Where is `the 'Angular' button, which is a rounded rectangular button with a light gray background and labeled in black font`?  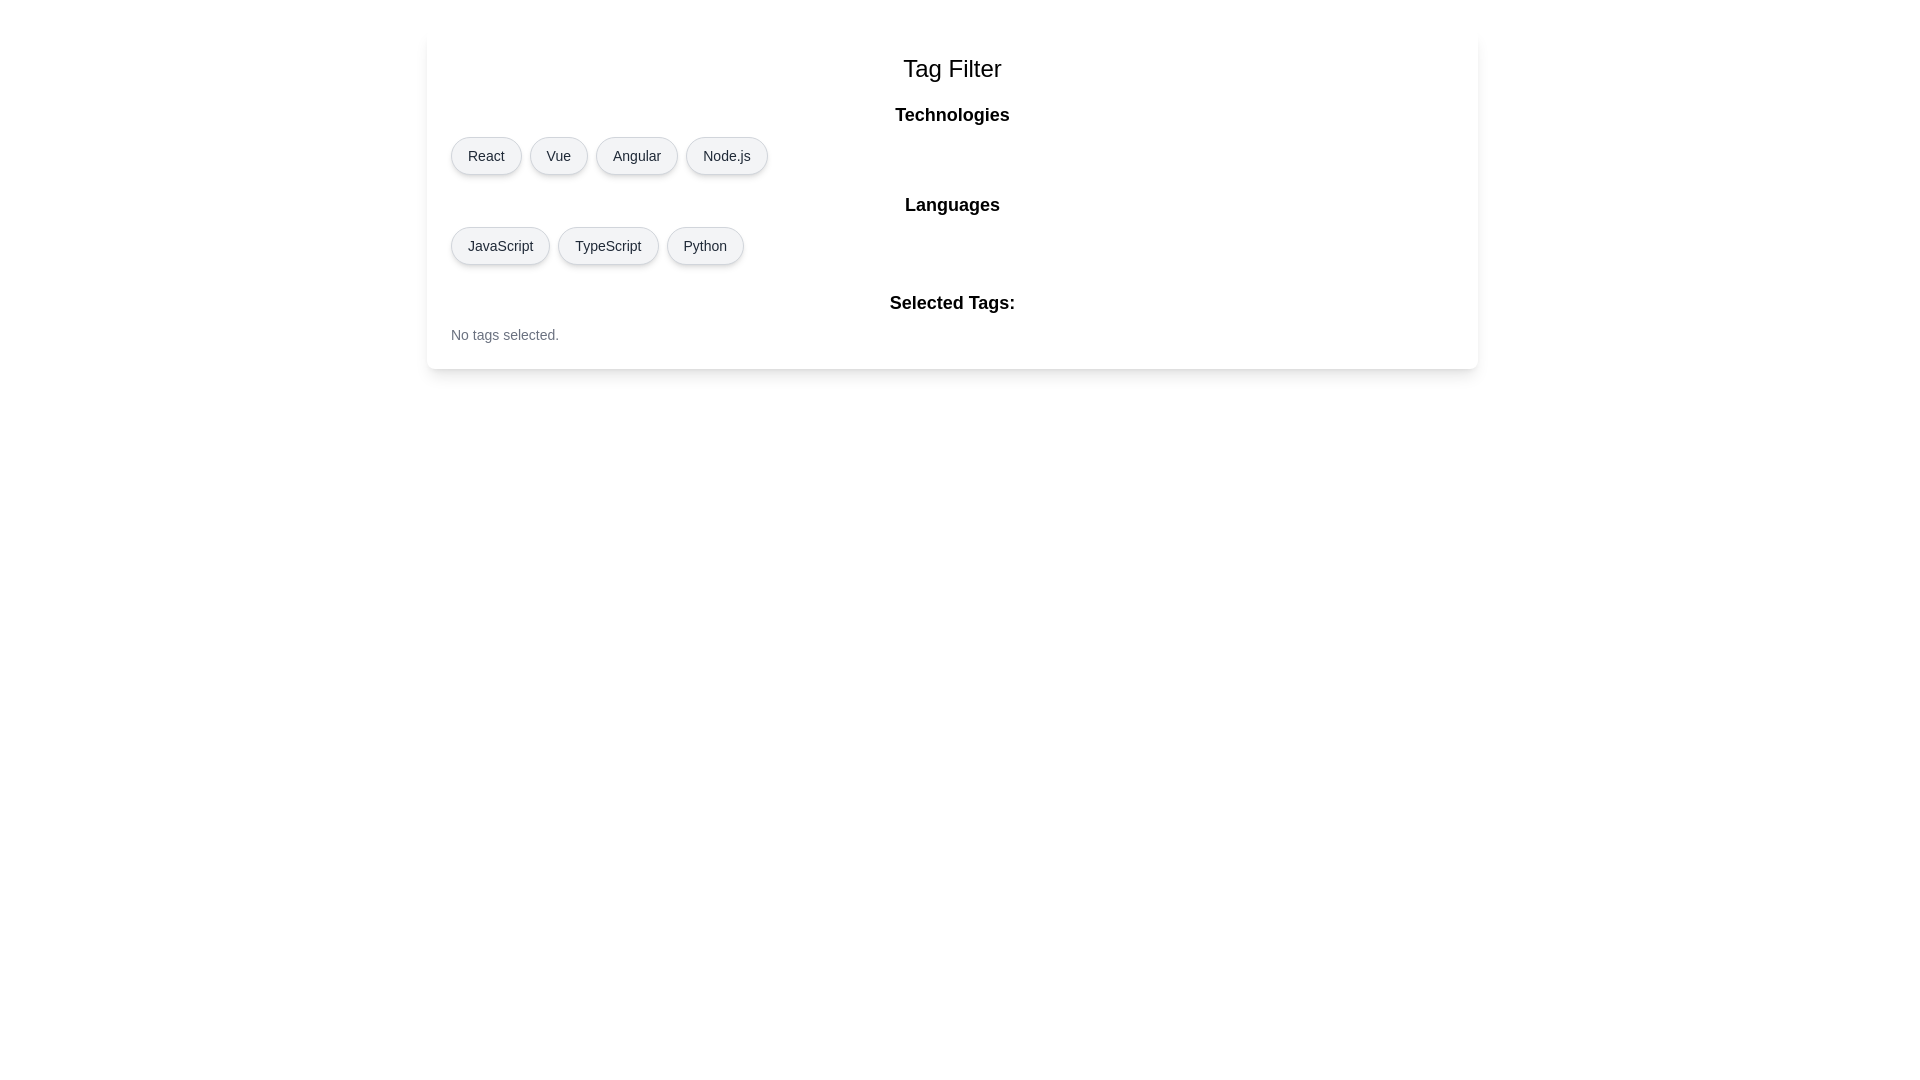 the 'Angular' button, which is a rounded rectangular button with a light gray background and labeled in black font is located at coordinates (636, 154).